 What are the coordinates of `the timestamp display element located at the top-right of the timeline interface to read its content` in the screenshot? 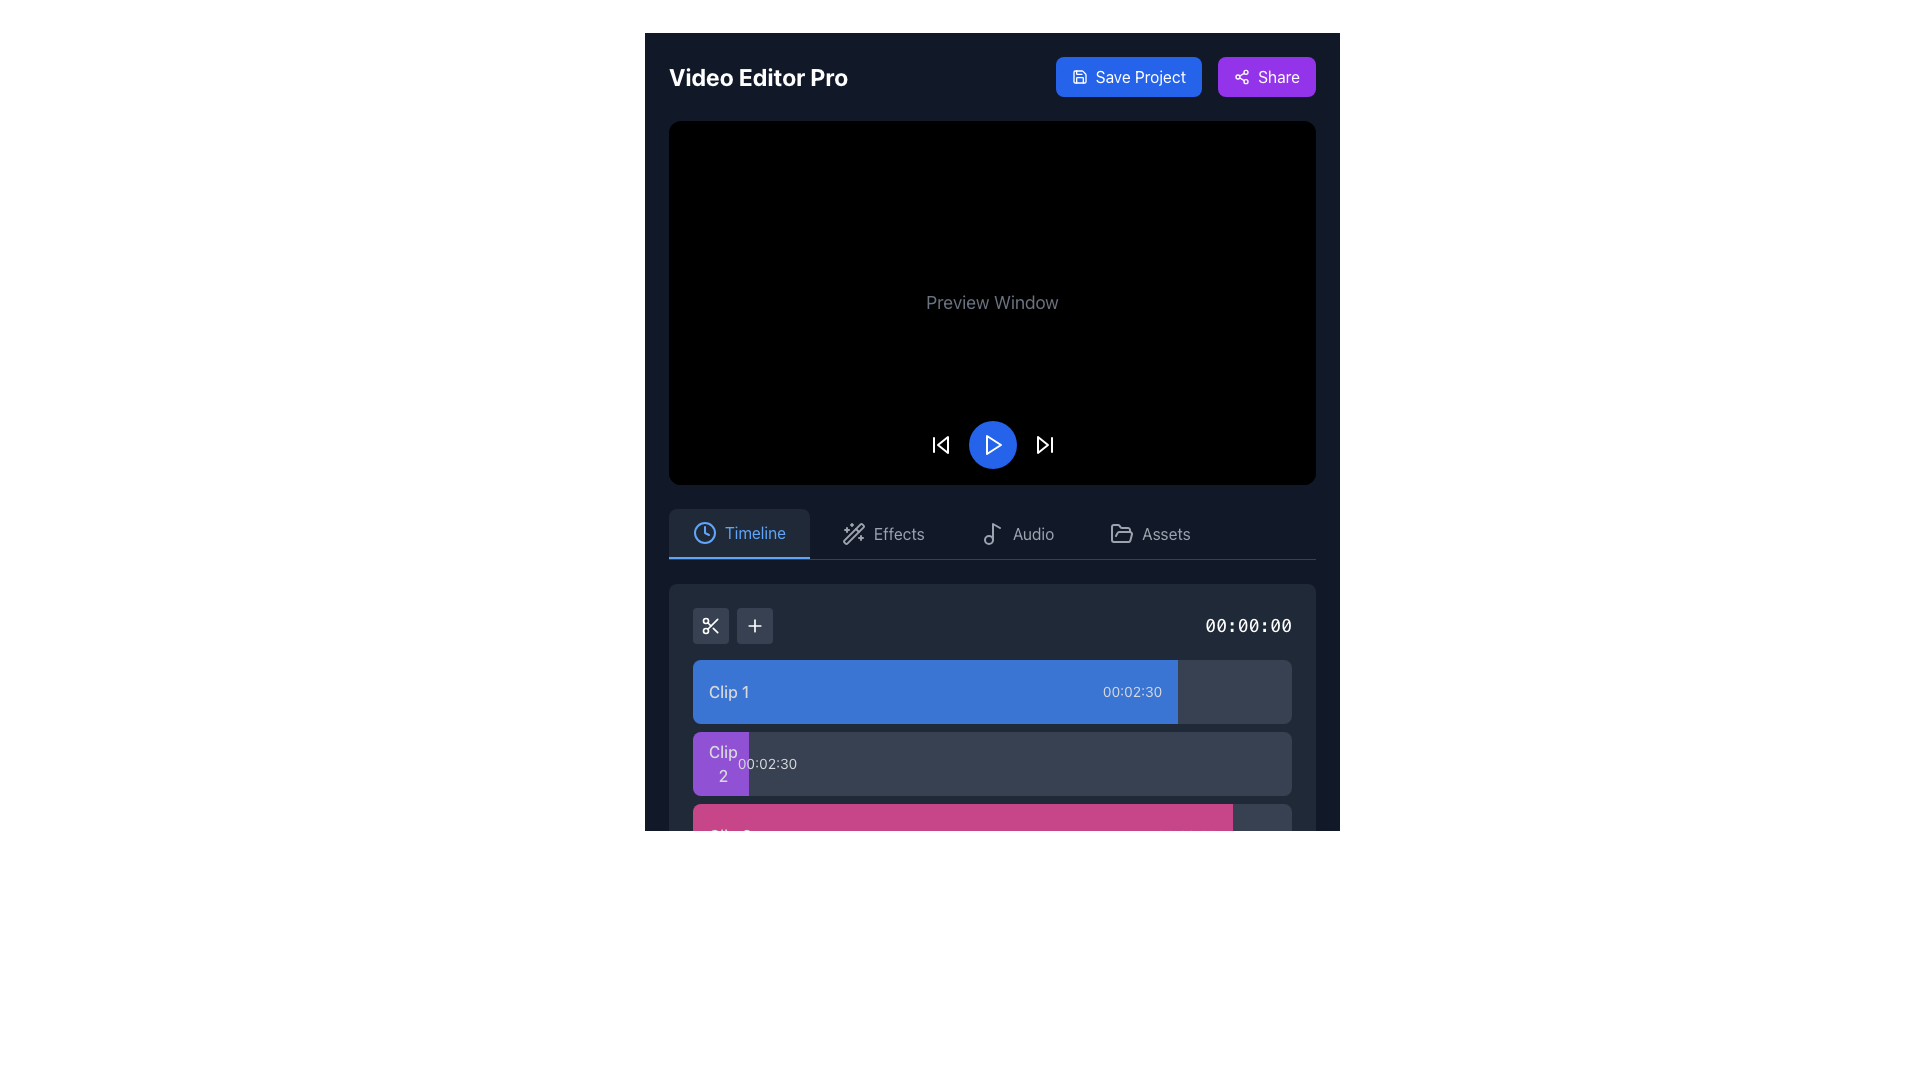 It's located at (1247, 624).